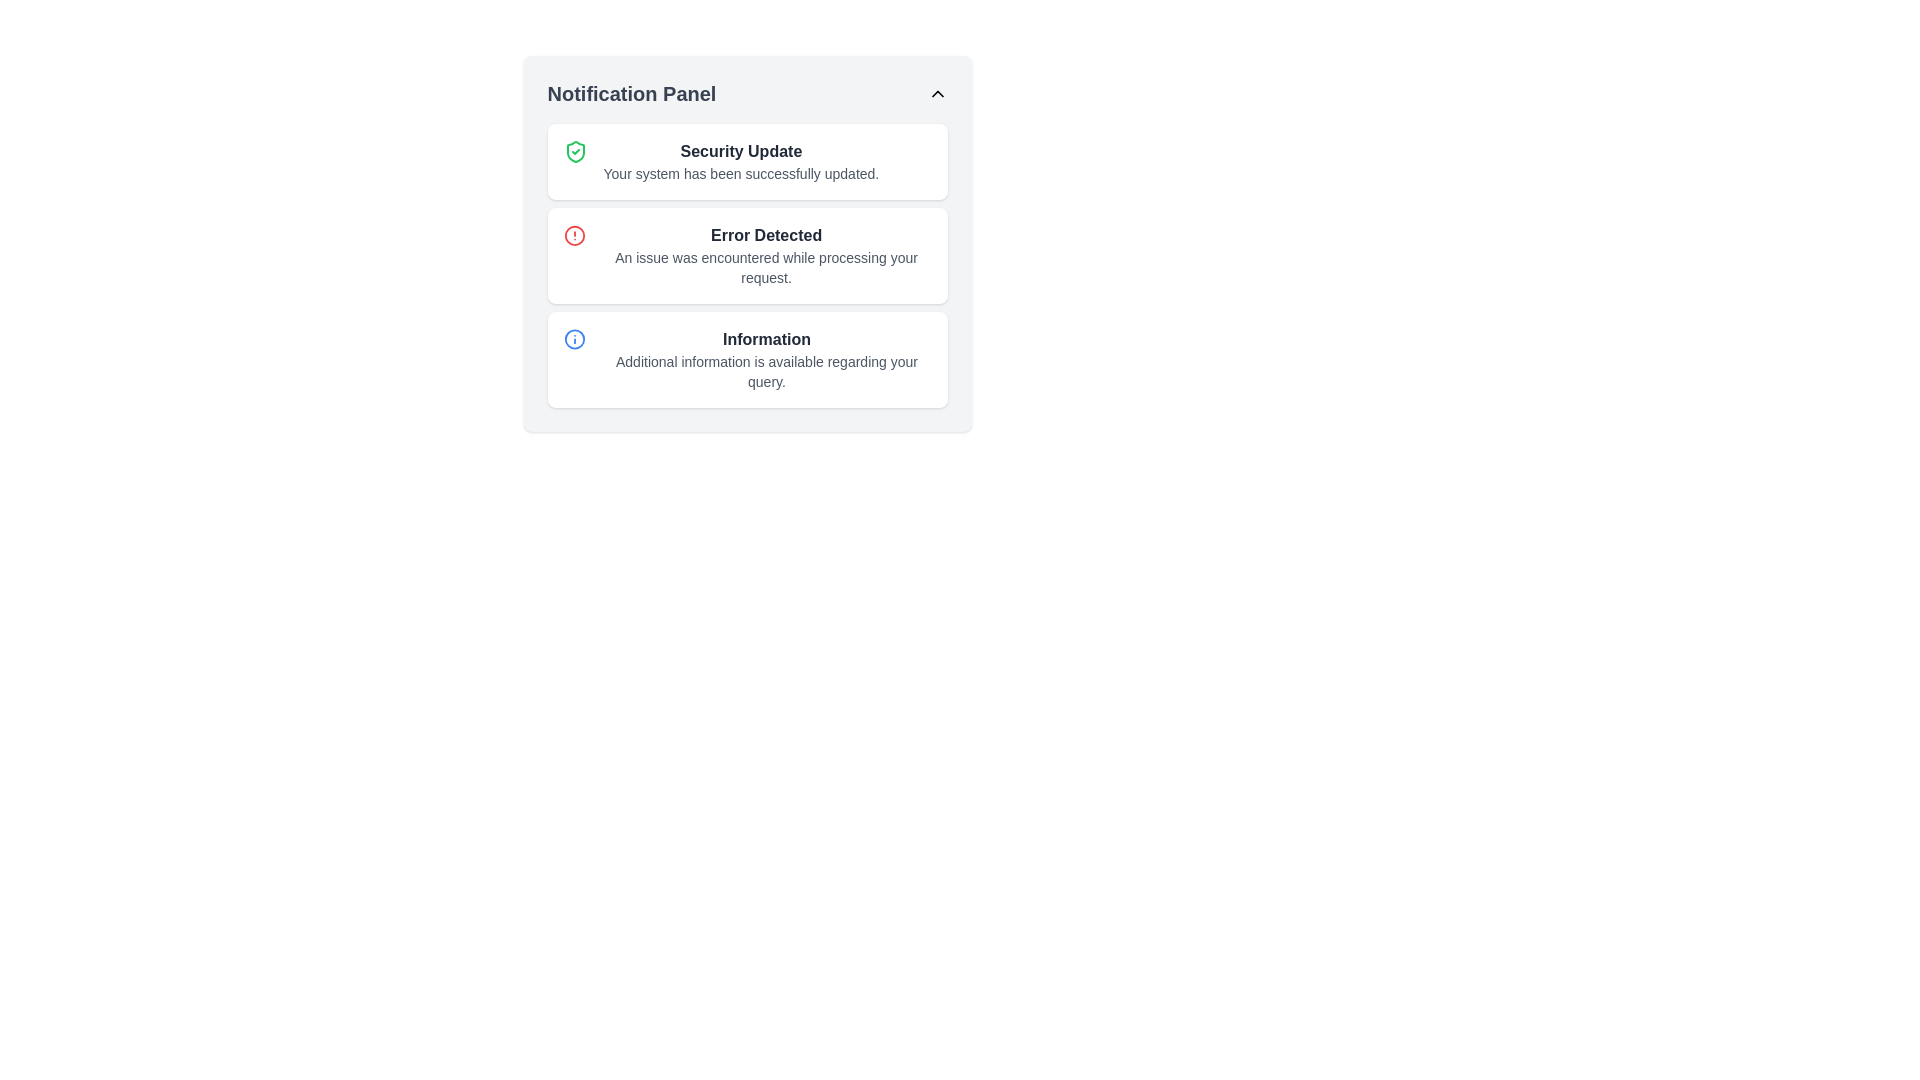 The height and width of the screenshot is (1080, 1920). I want to click on the red circular element located within the Error Detected notification box, which is part of an SVG icon, so click(573, 234).